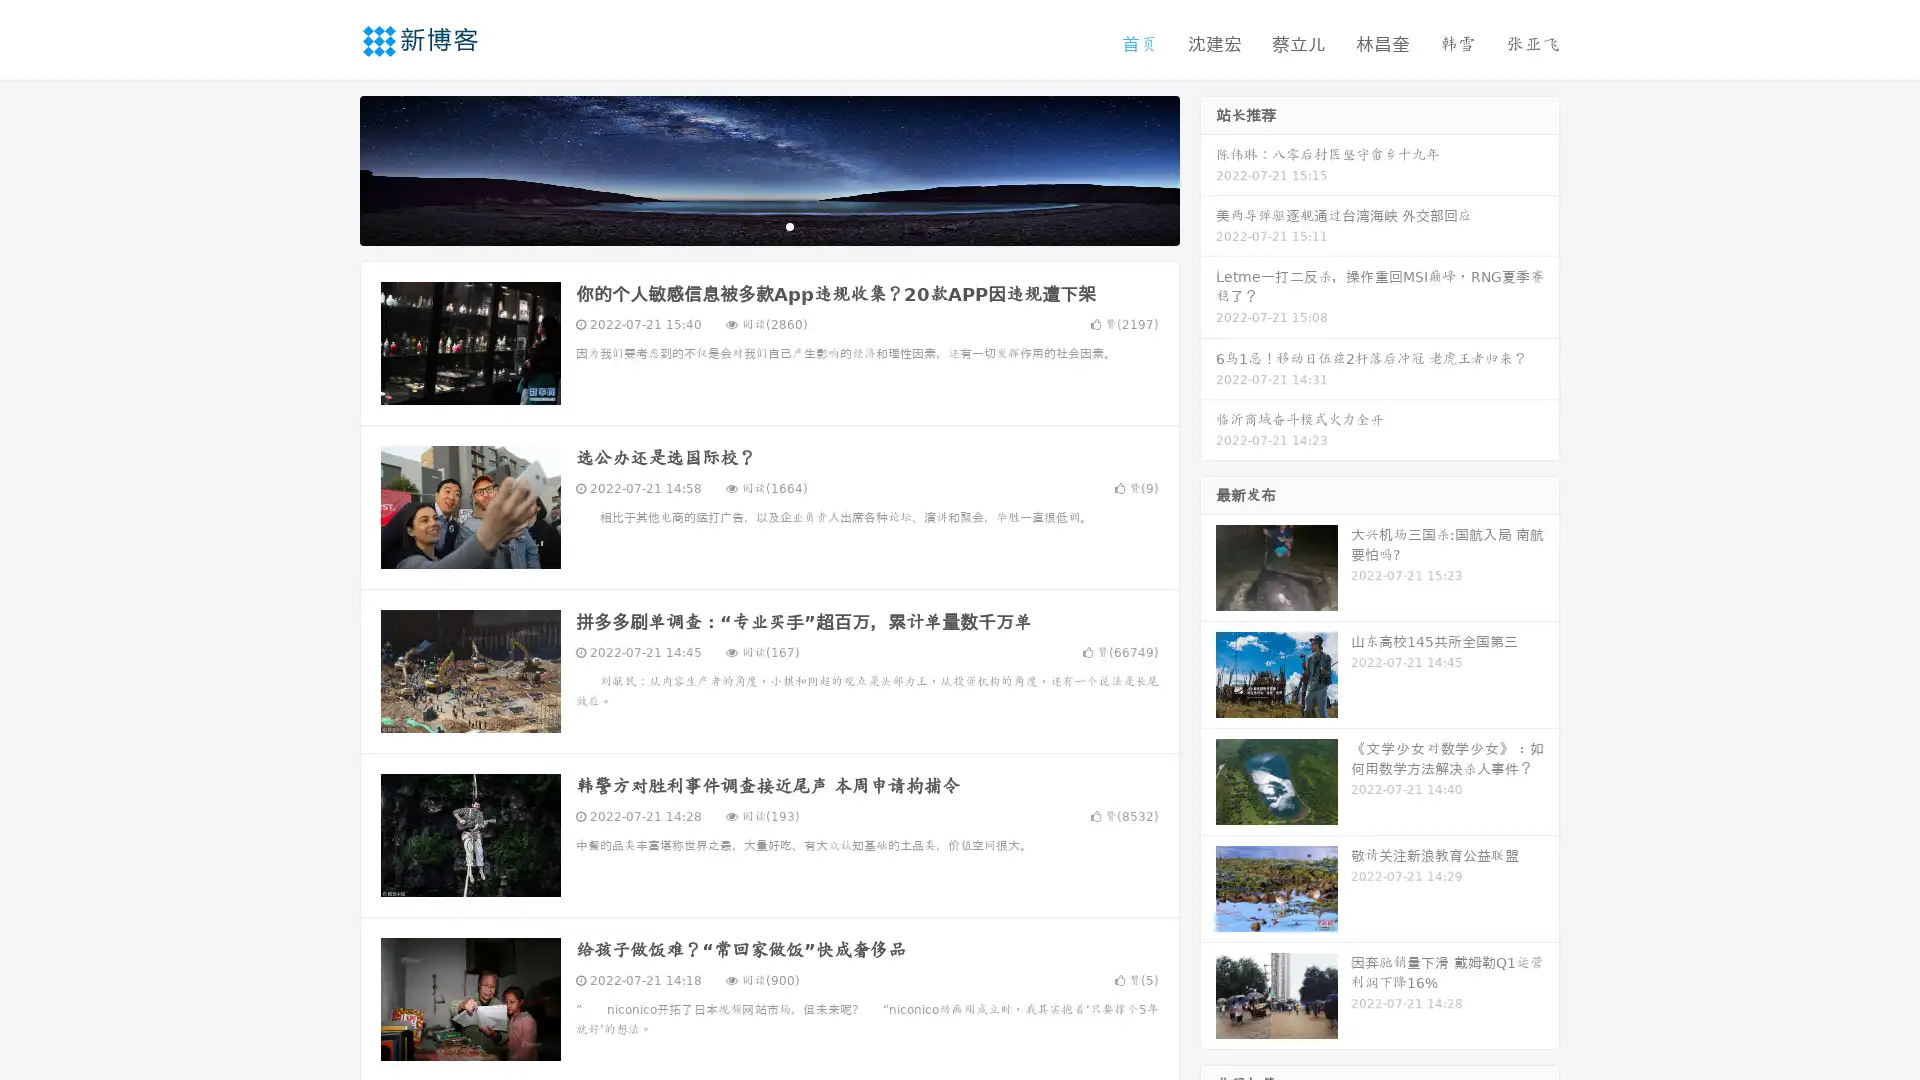 The height and width of the screenshot is (1080, 1920). I want to click on Go to slide 3, so click(789, 225).